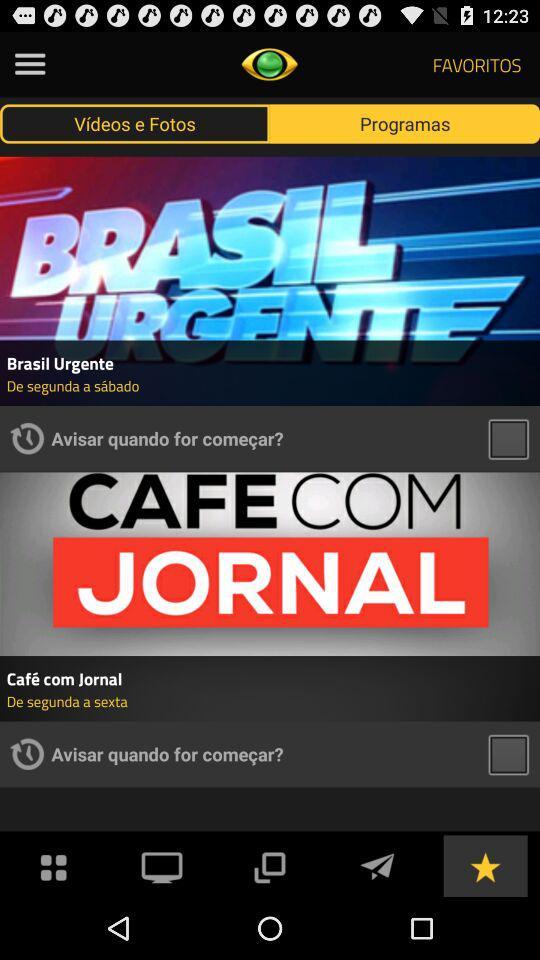  Describe the element at coordinates (269, 864) in the screenshot. I see `drop down option` at that location.